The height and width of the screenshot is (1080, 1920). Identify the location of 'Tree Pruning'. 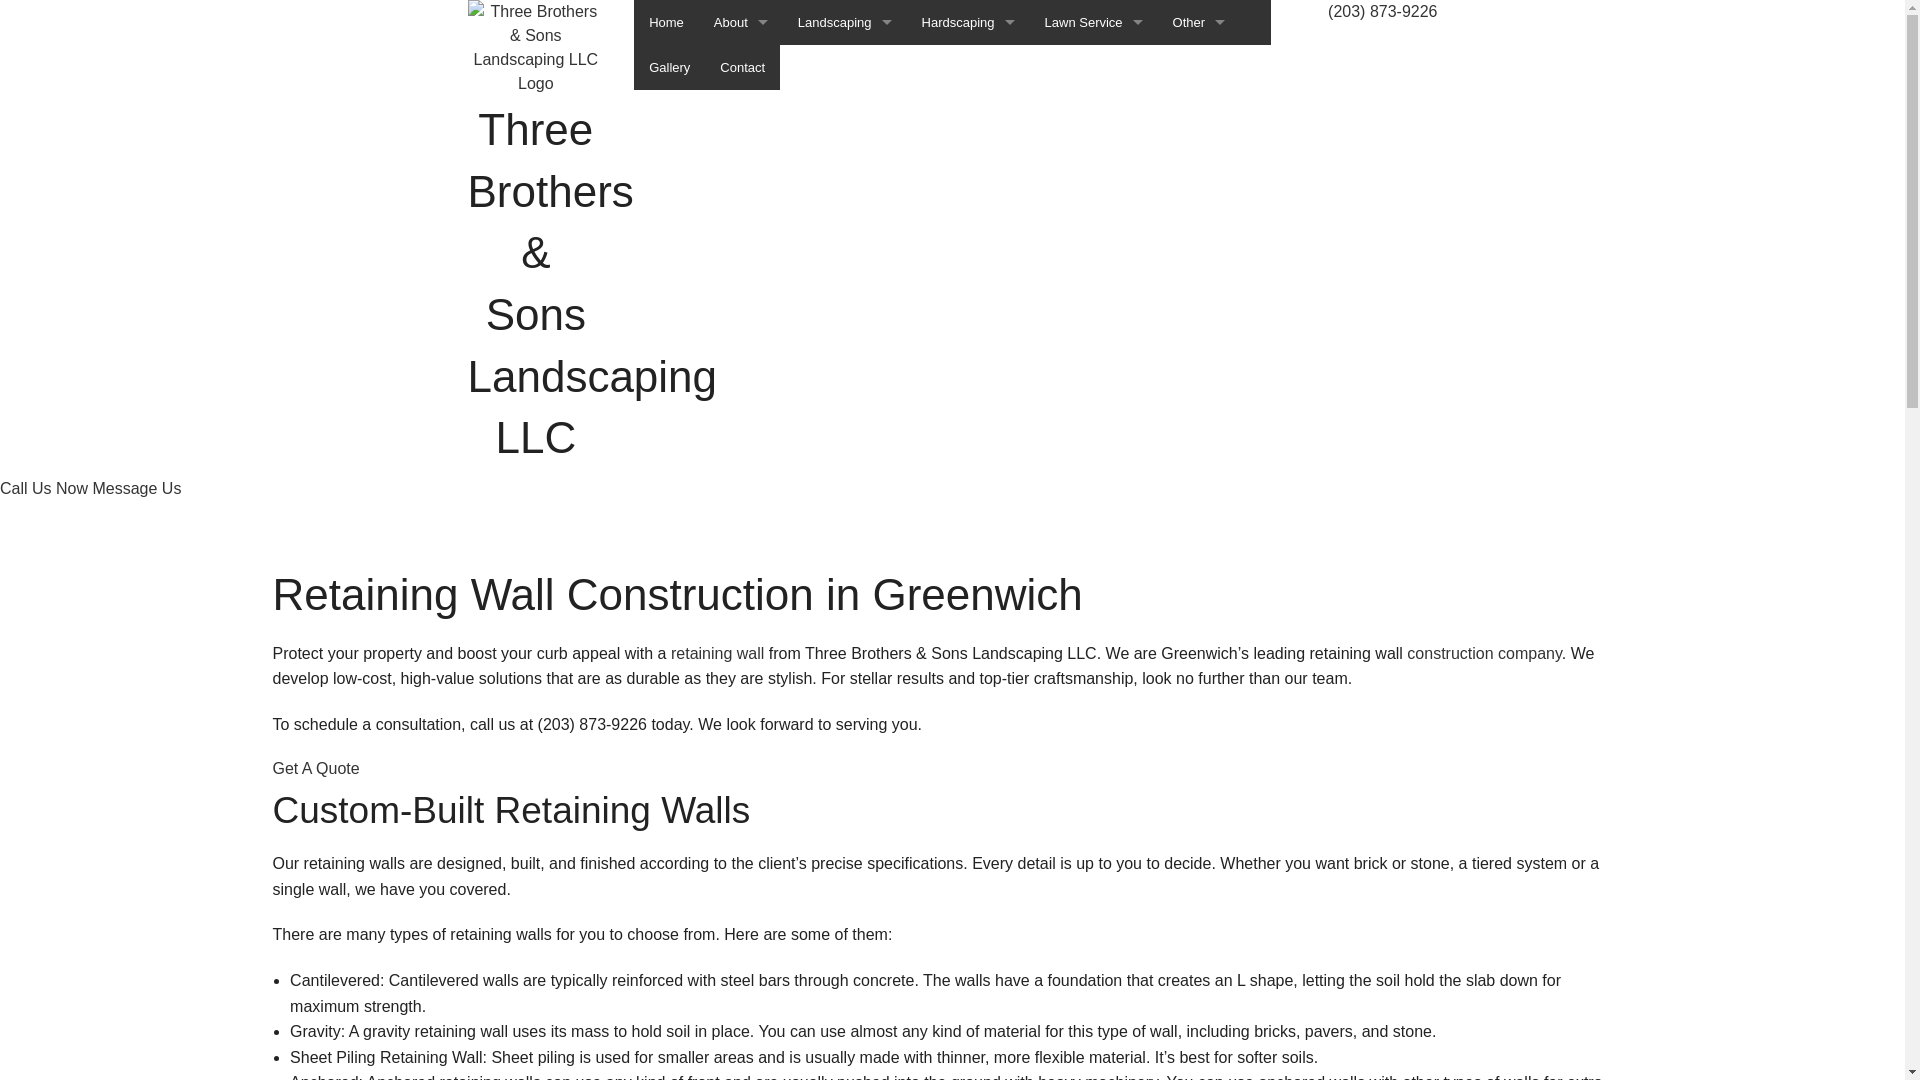
(1199, 472).